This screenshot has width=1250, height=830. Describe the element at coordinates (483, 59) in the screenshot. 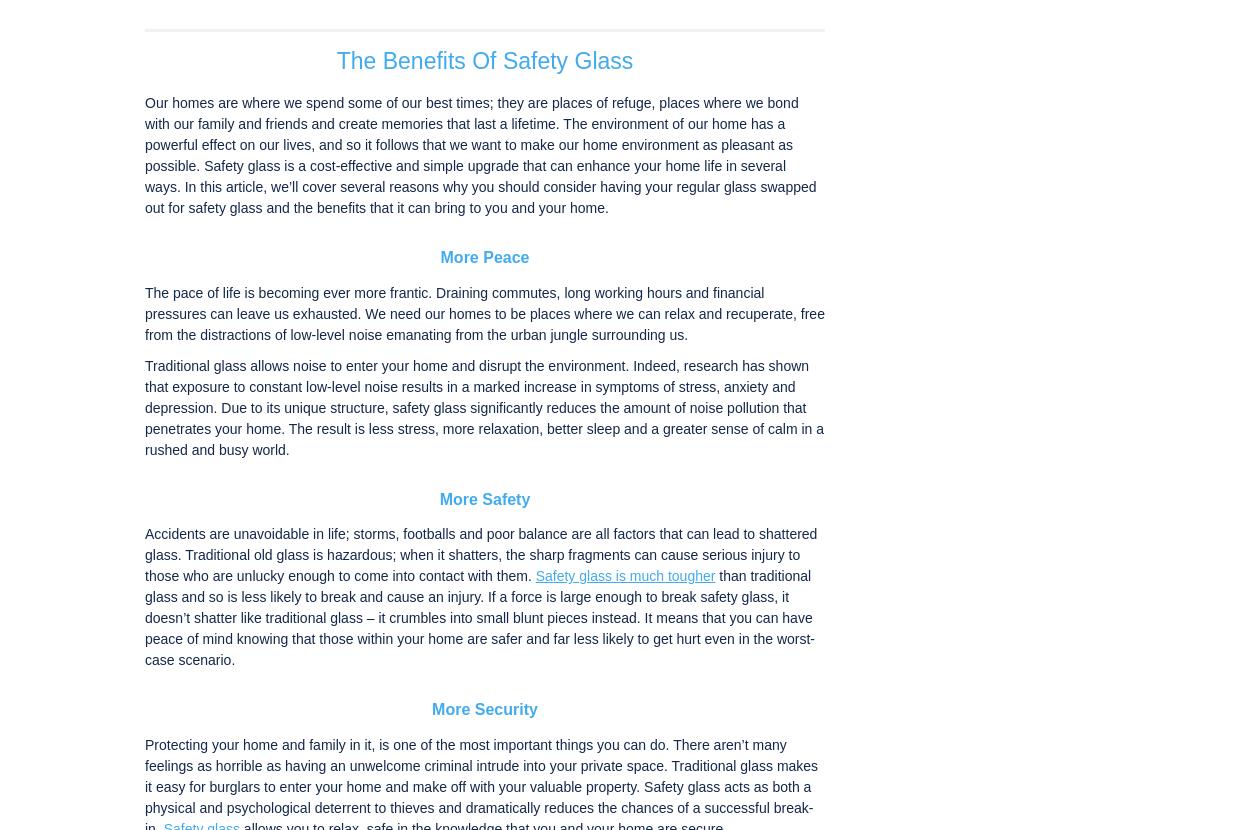

I see `'The Benefits Of Safety Glass'` at that location.